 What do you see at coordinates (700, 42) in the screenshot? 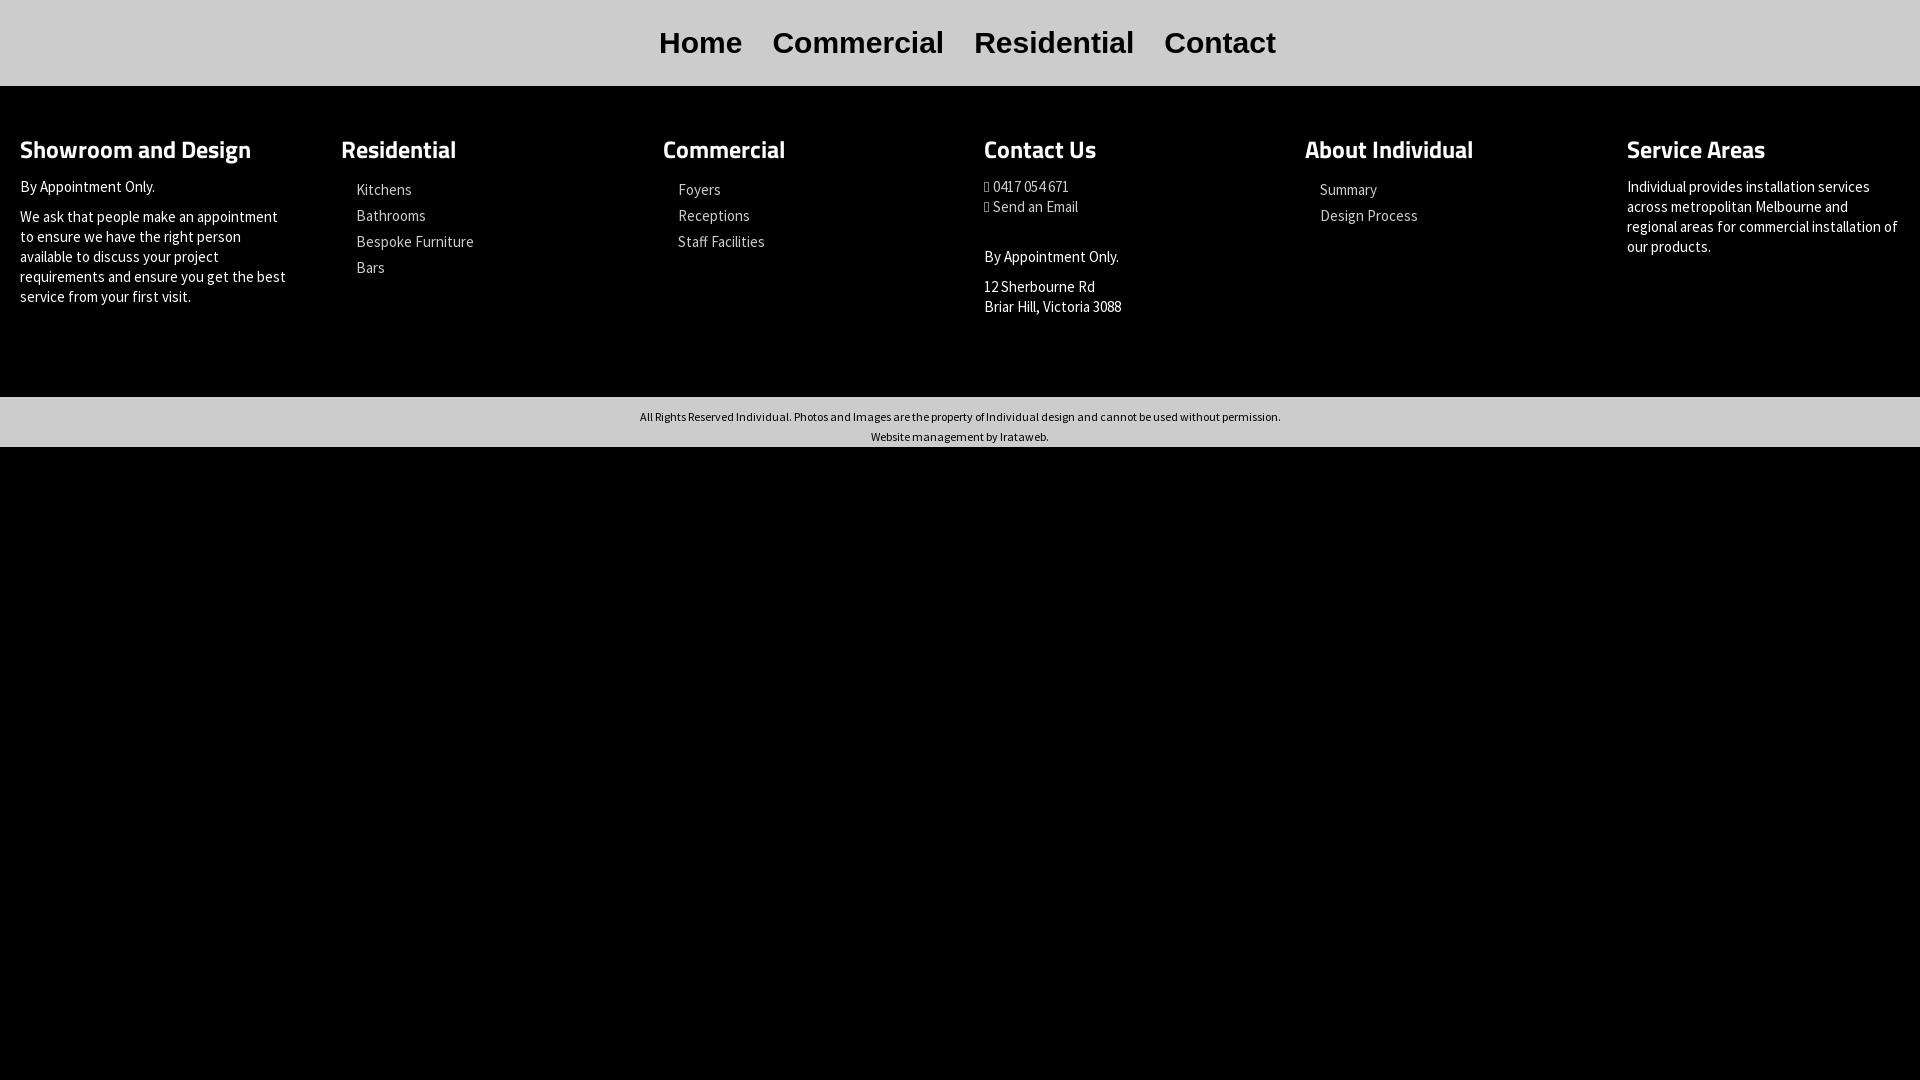
I see `'Home'` at bounding box center [700, 42].